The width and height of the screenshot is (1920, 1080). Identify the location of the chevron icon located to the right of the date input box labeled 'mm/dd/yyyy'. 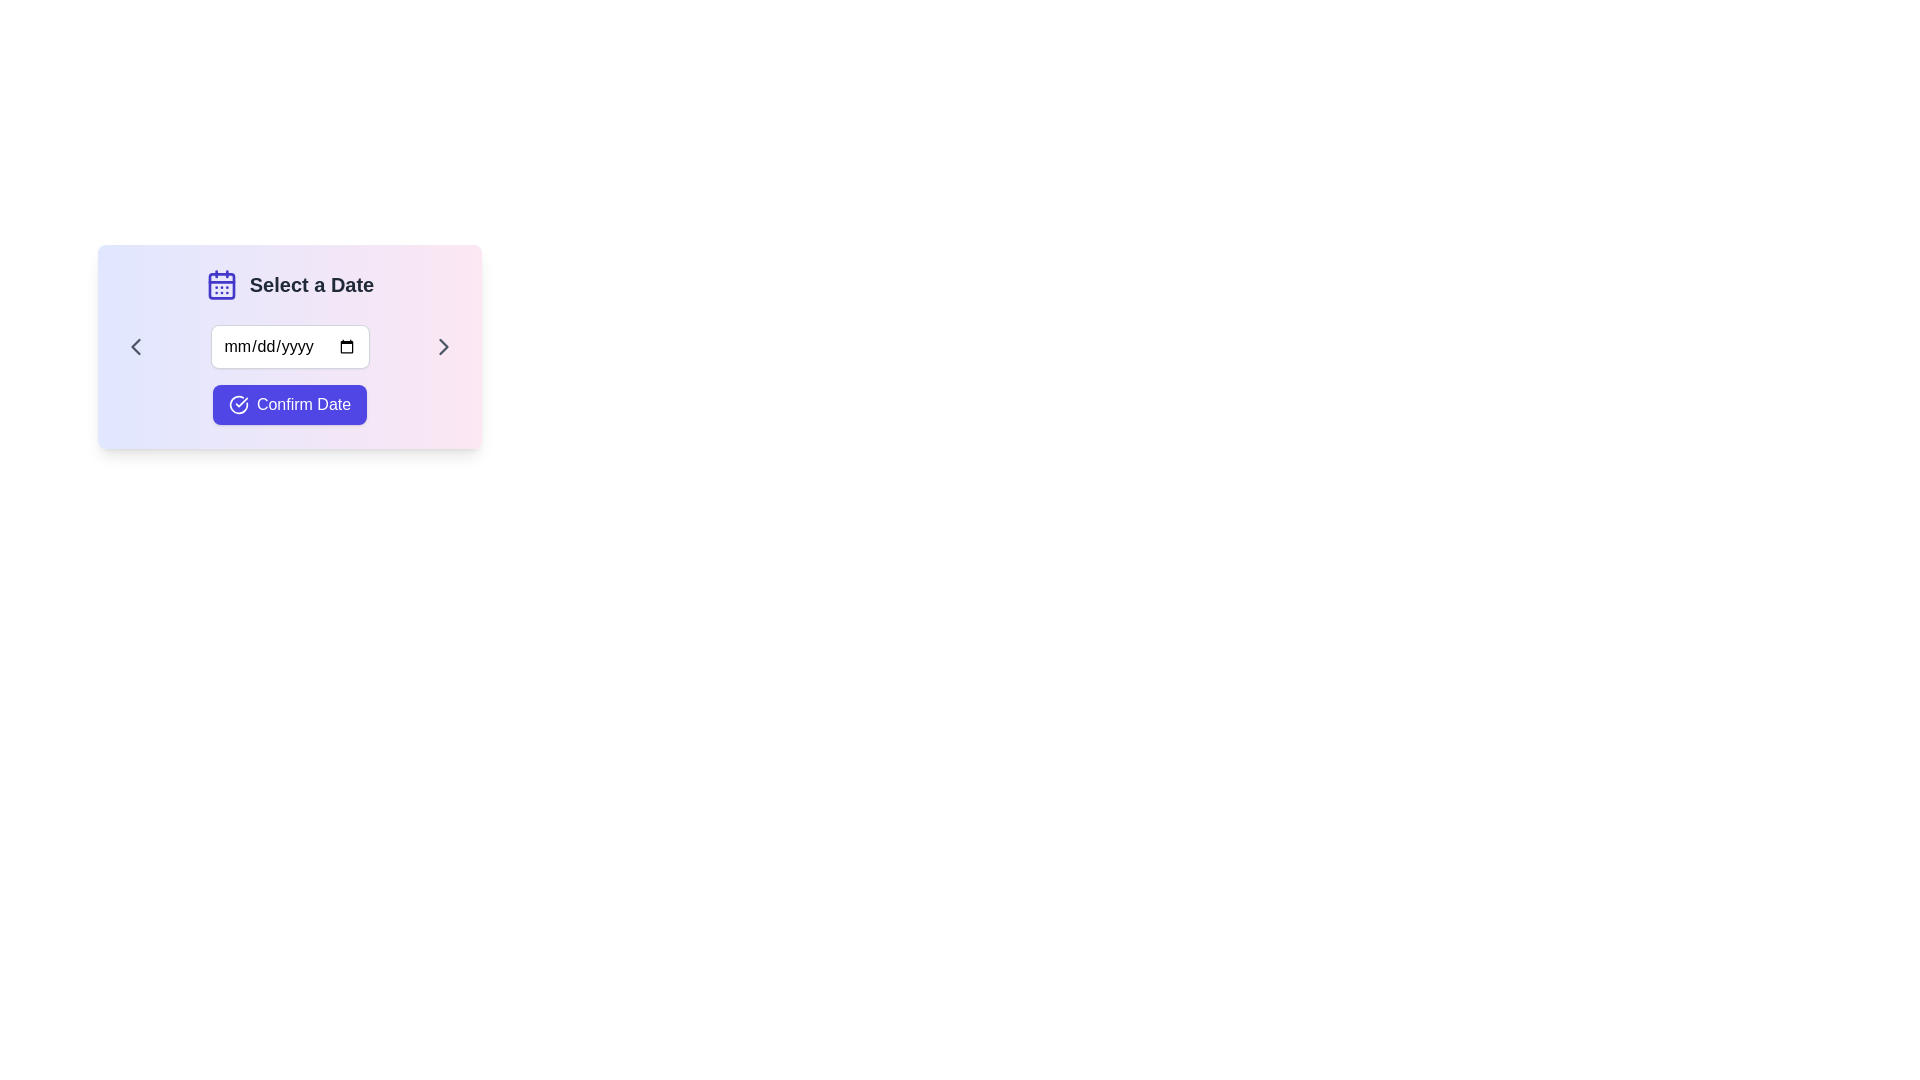
(443, 346).